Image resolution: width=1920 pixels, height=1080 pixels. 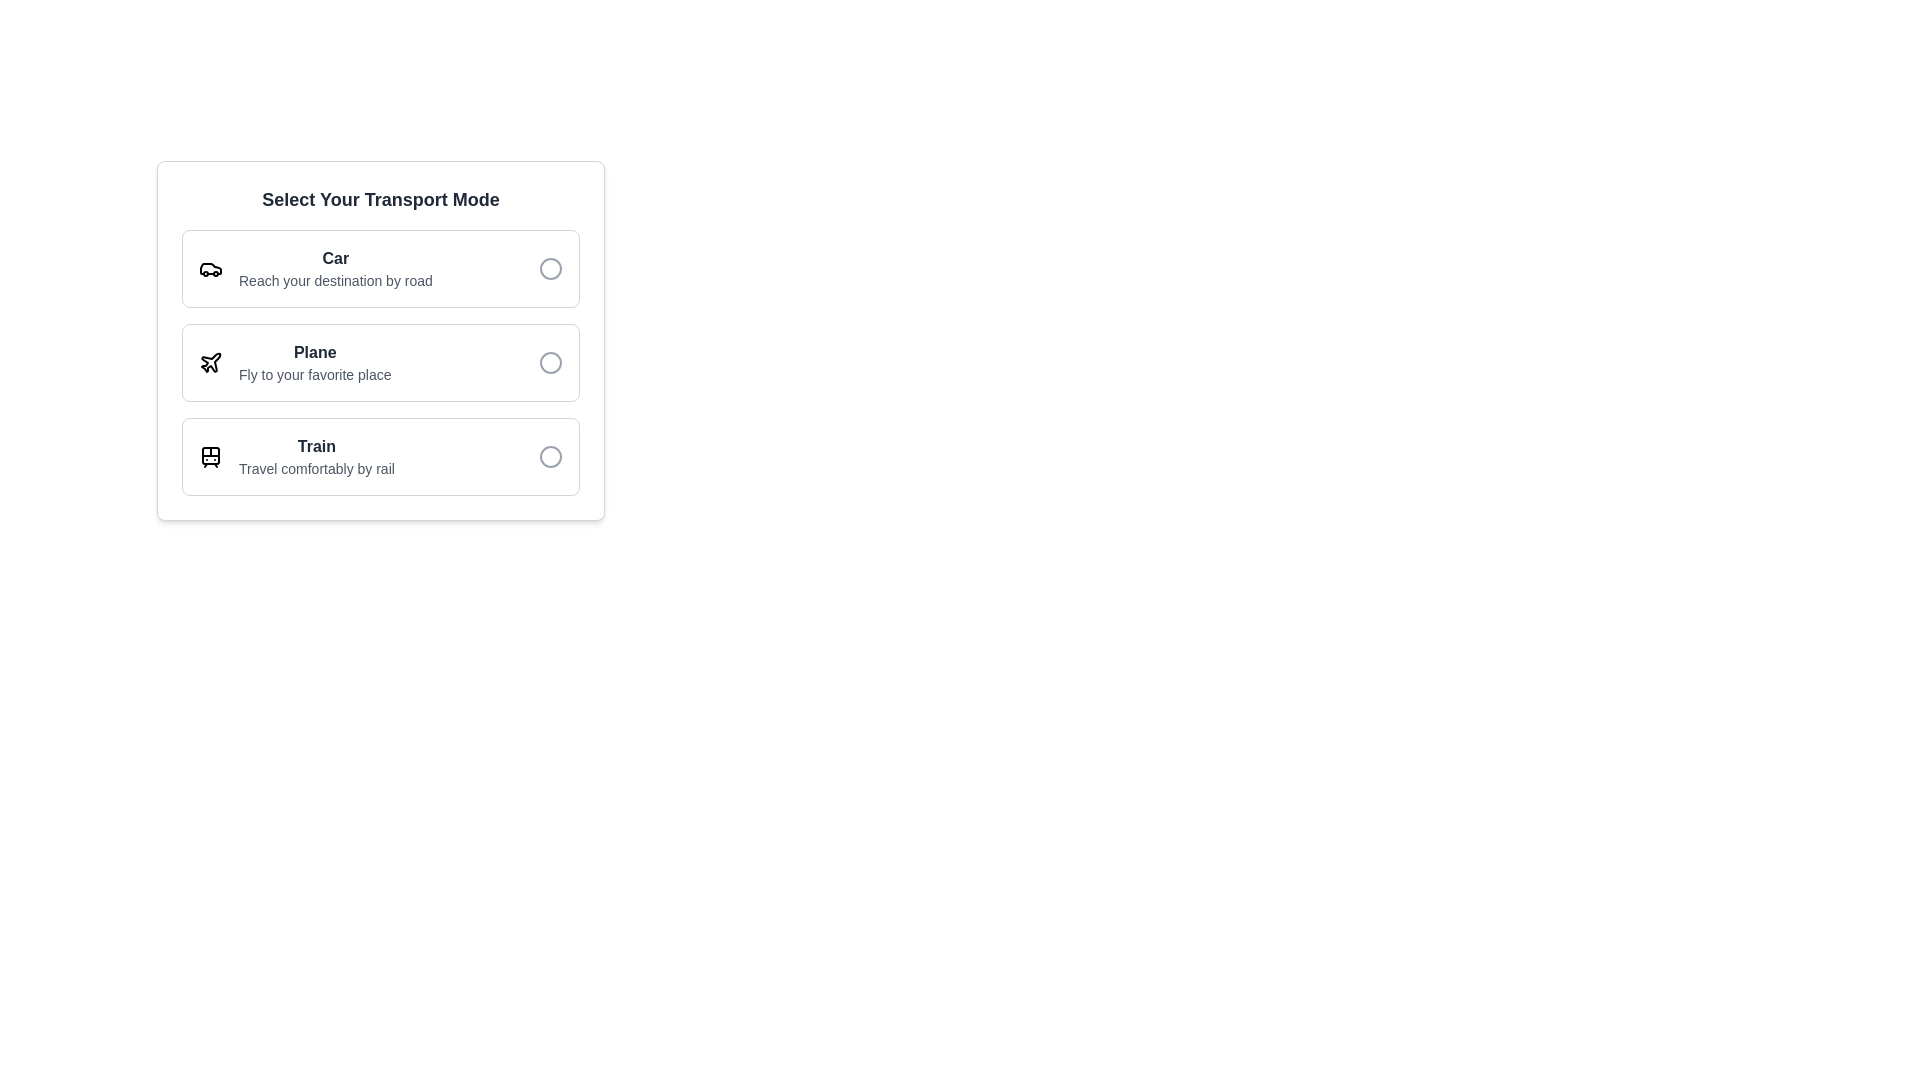 What do you see at coordinates (211, 268) in the screenshot?
I see `the 'Car' transport mode icon, which is the first icon in the transport mode selection list, positioned to the far left of the entry box adjacent to the text 'Car'` at bounding box center [211, 268].